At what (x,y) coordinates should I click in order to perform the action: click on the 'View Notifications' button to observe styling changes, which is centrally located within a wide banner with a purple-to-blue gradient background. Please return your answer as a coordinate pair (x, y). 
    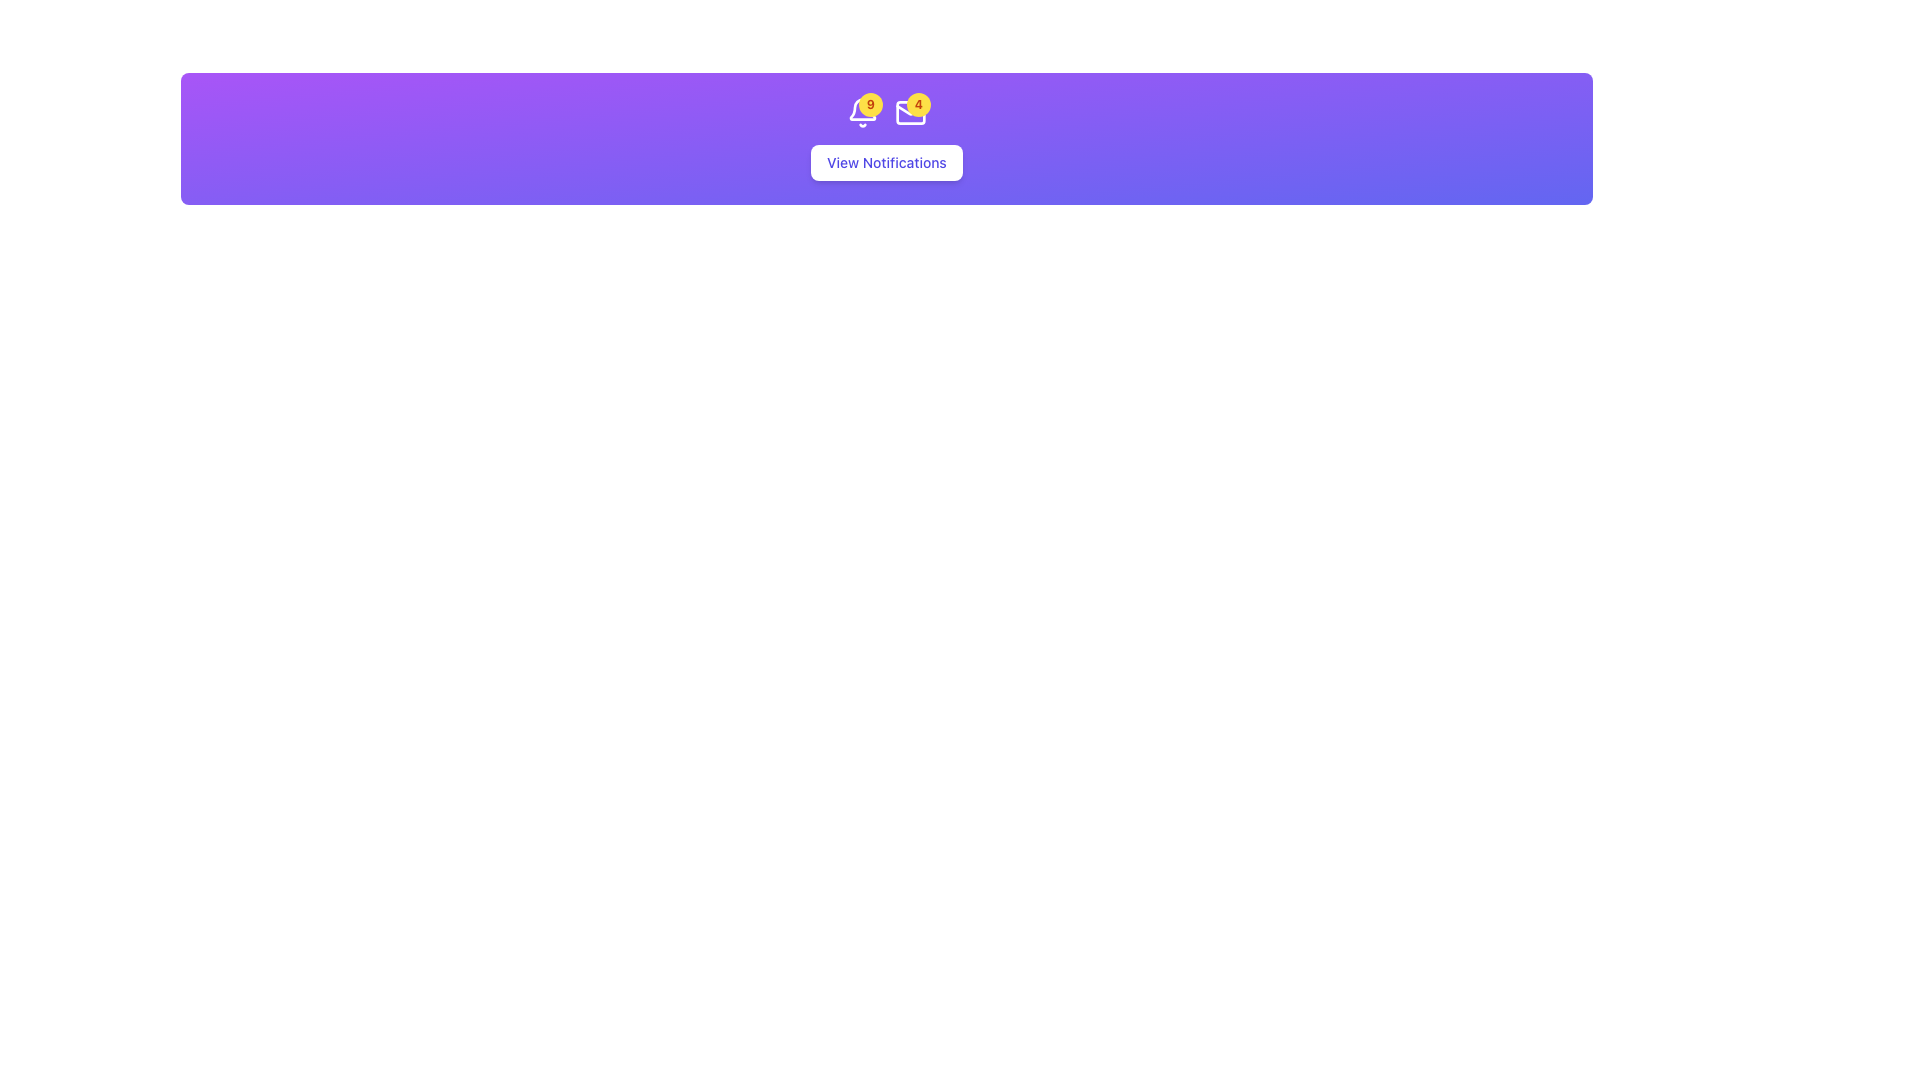
    Looking at the image, I should click on (886, 161).